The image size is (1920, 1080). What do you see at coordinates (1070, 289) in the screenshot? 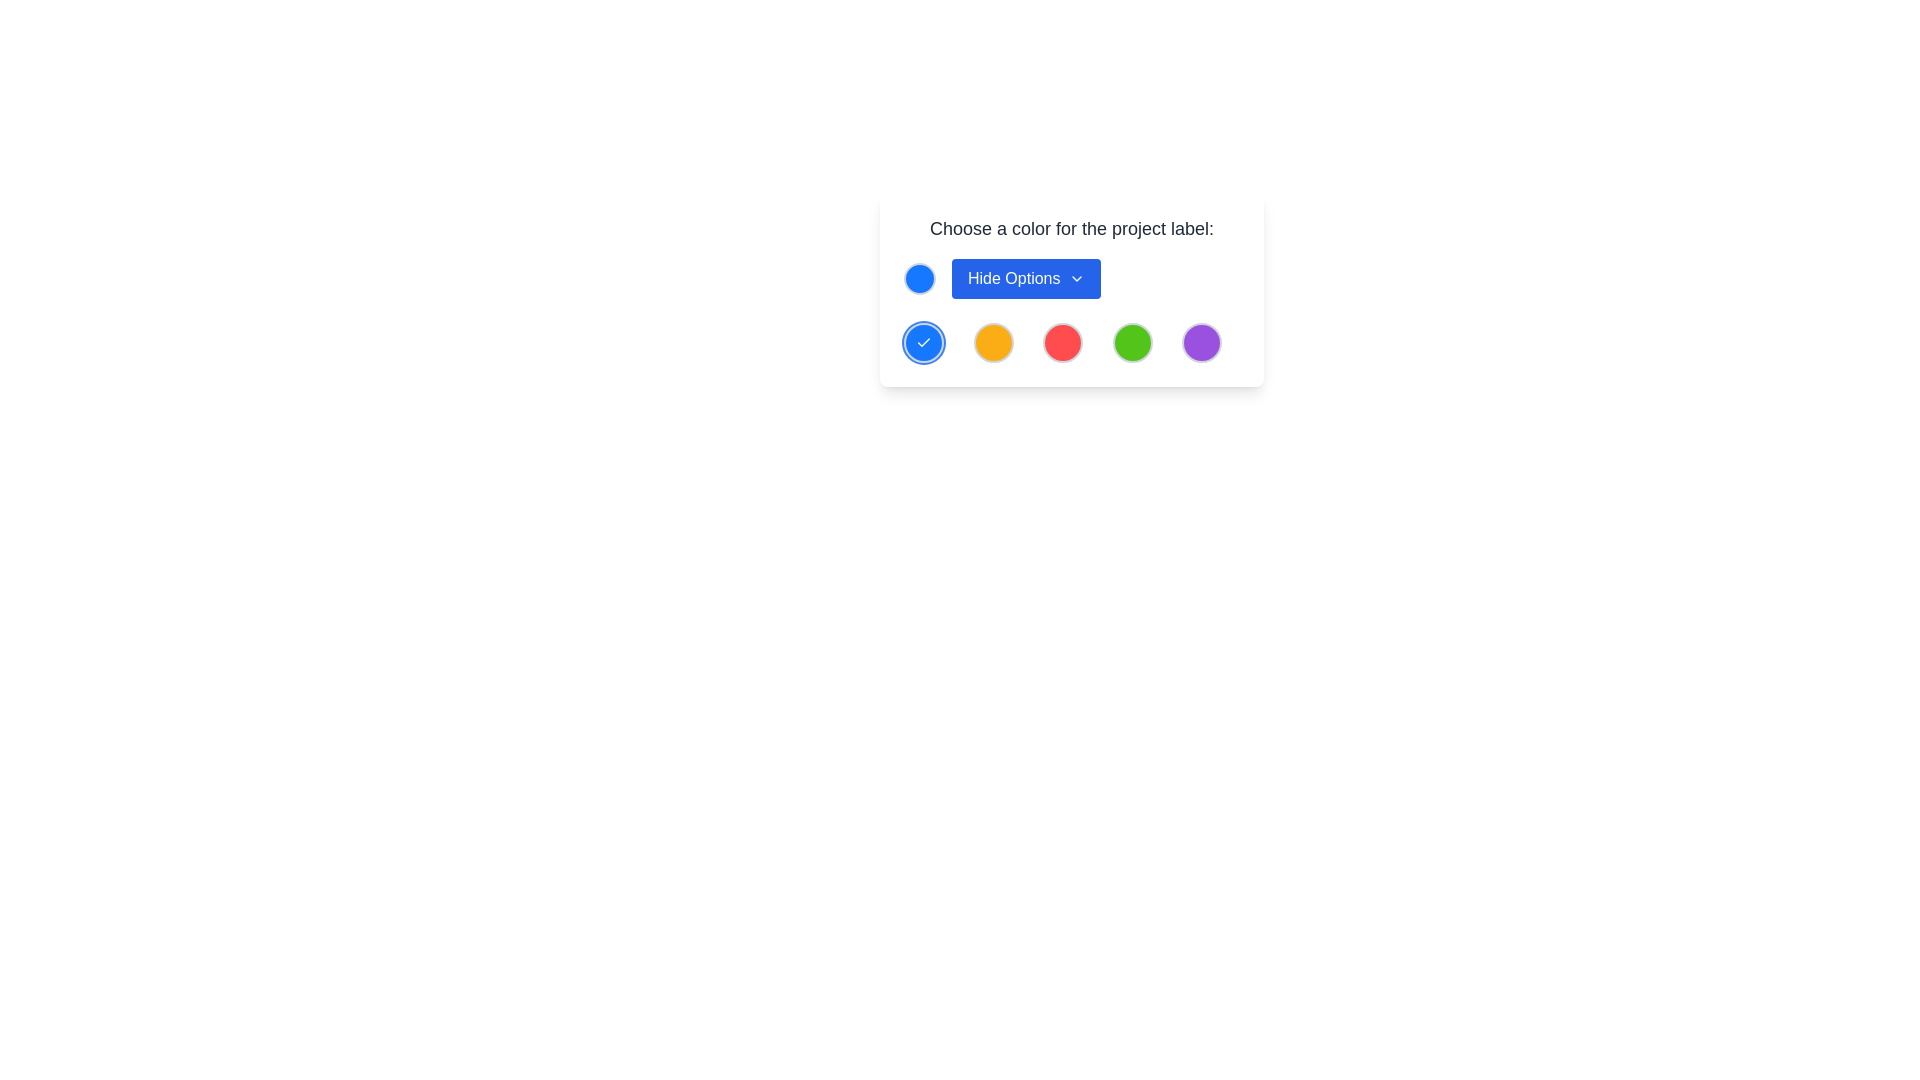
I see `the 'Hide Options' dropdown button in the color selection modal` at bounding box center [1070, 289].